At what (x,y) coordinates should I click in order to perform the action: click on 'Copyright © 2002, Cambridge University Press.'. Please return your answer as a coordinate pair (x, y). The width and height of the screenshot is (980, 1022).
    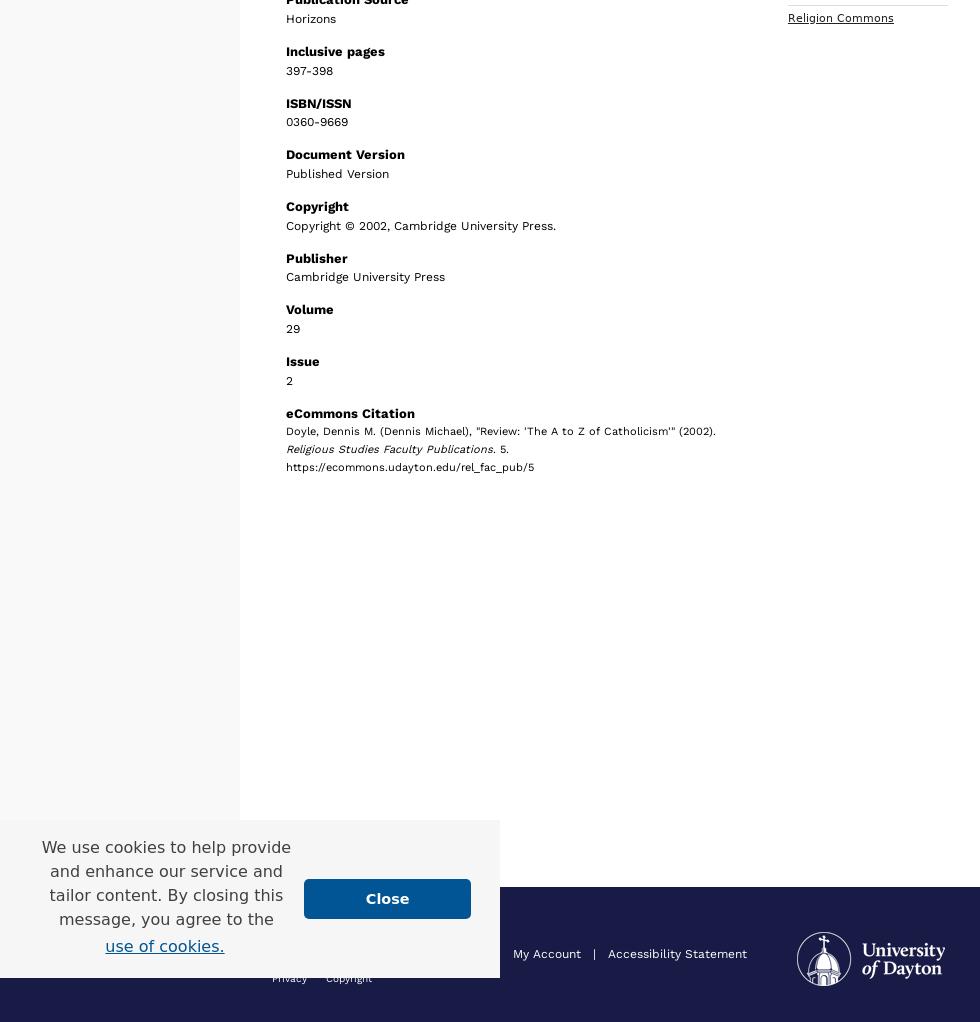
    Looking at the image, I should click on (421, 224).